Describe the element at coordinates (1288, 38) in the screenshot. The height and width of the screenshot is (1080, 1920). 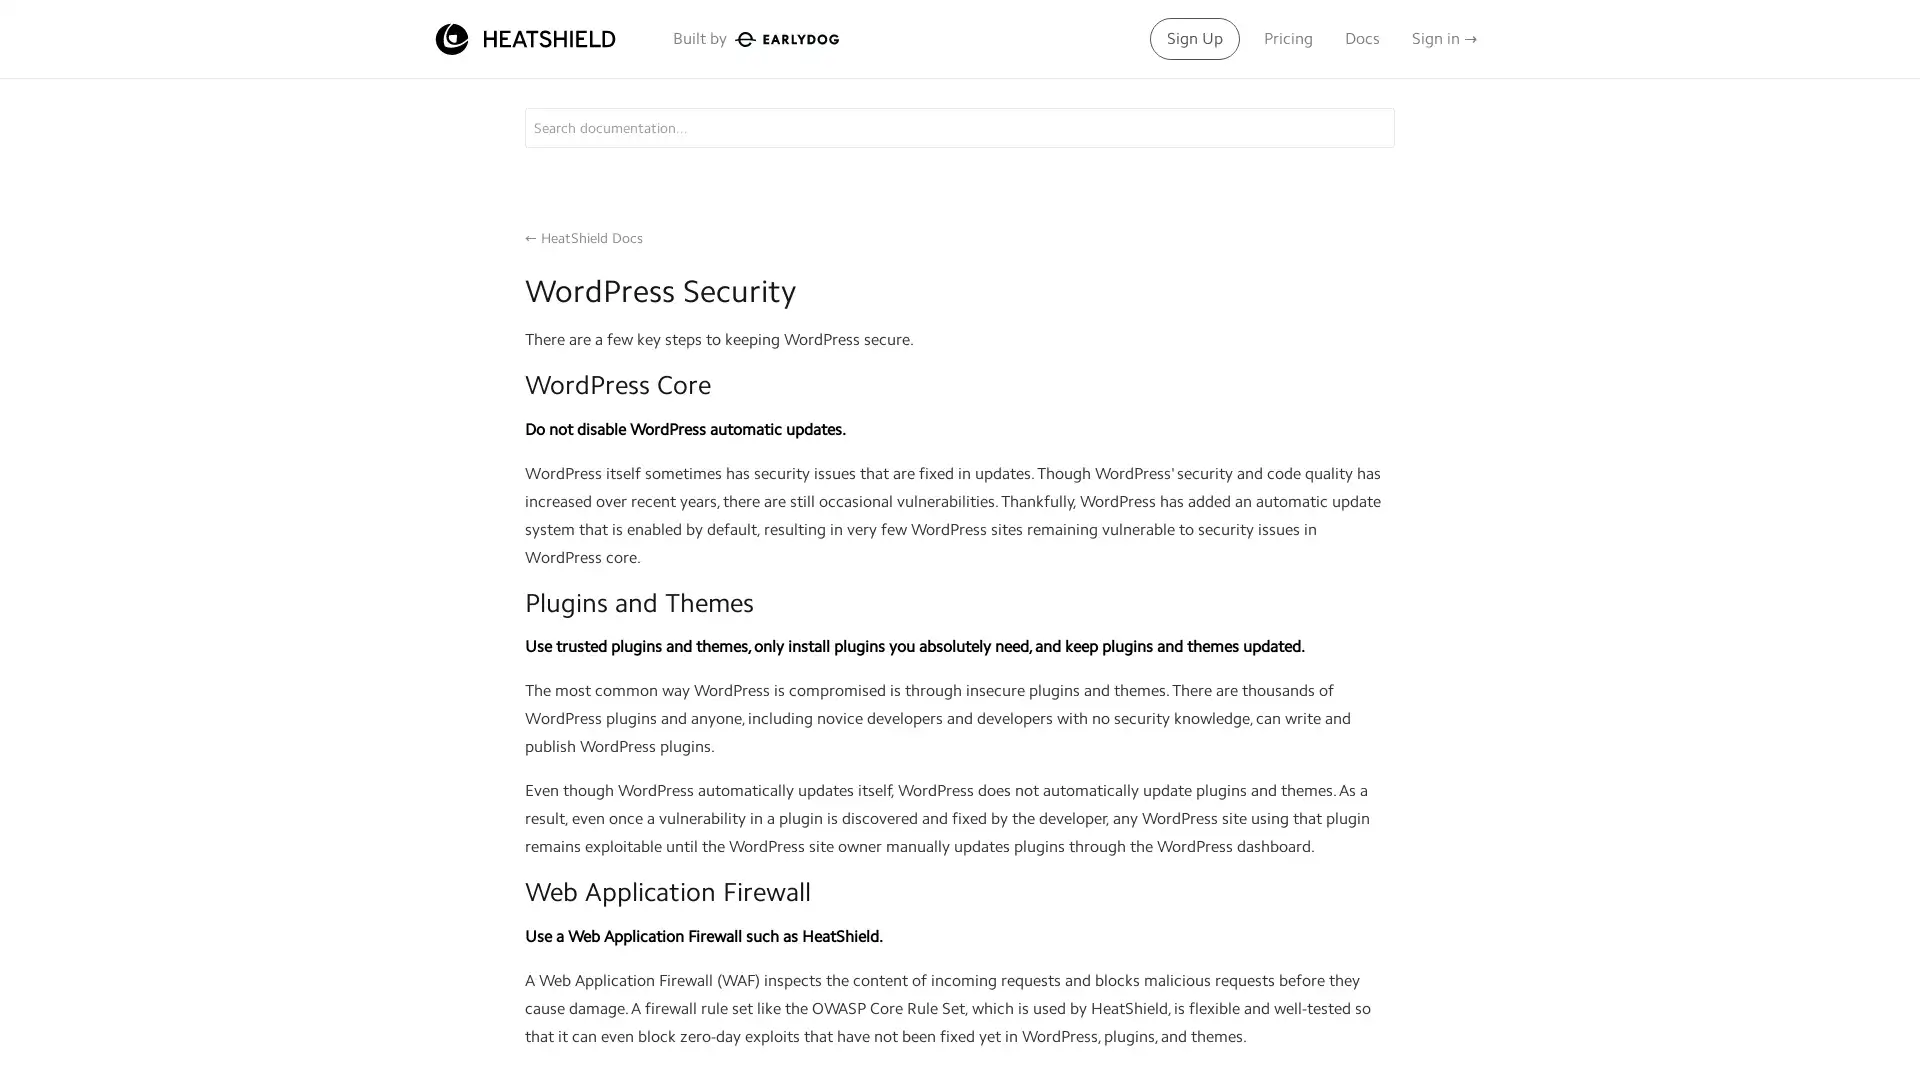
I see `Pricing` at that location.